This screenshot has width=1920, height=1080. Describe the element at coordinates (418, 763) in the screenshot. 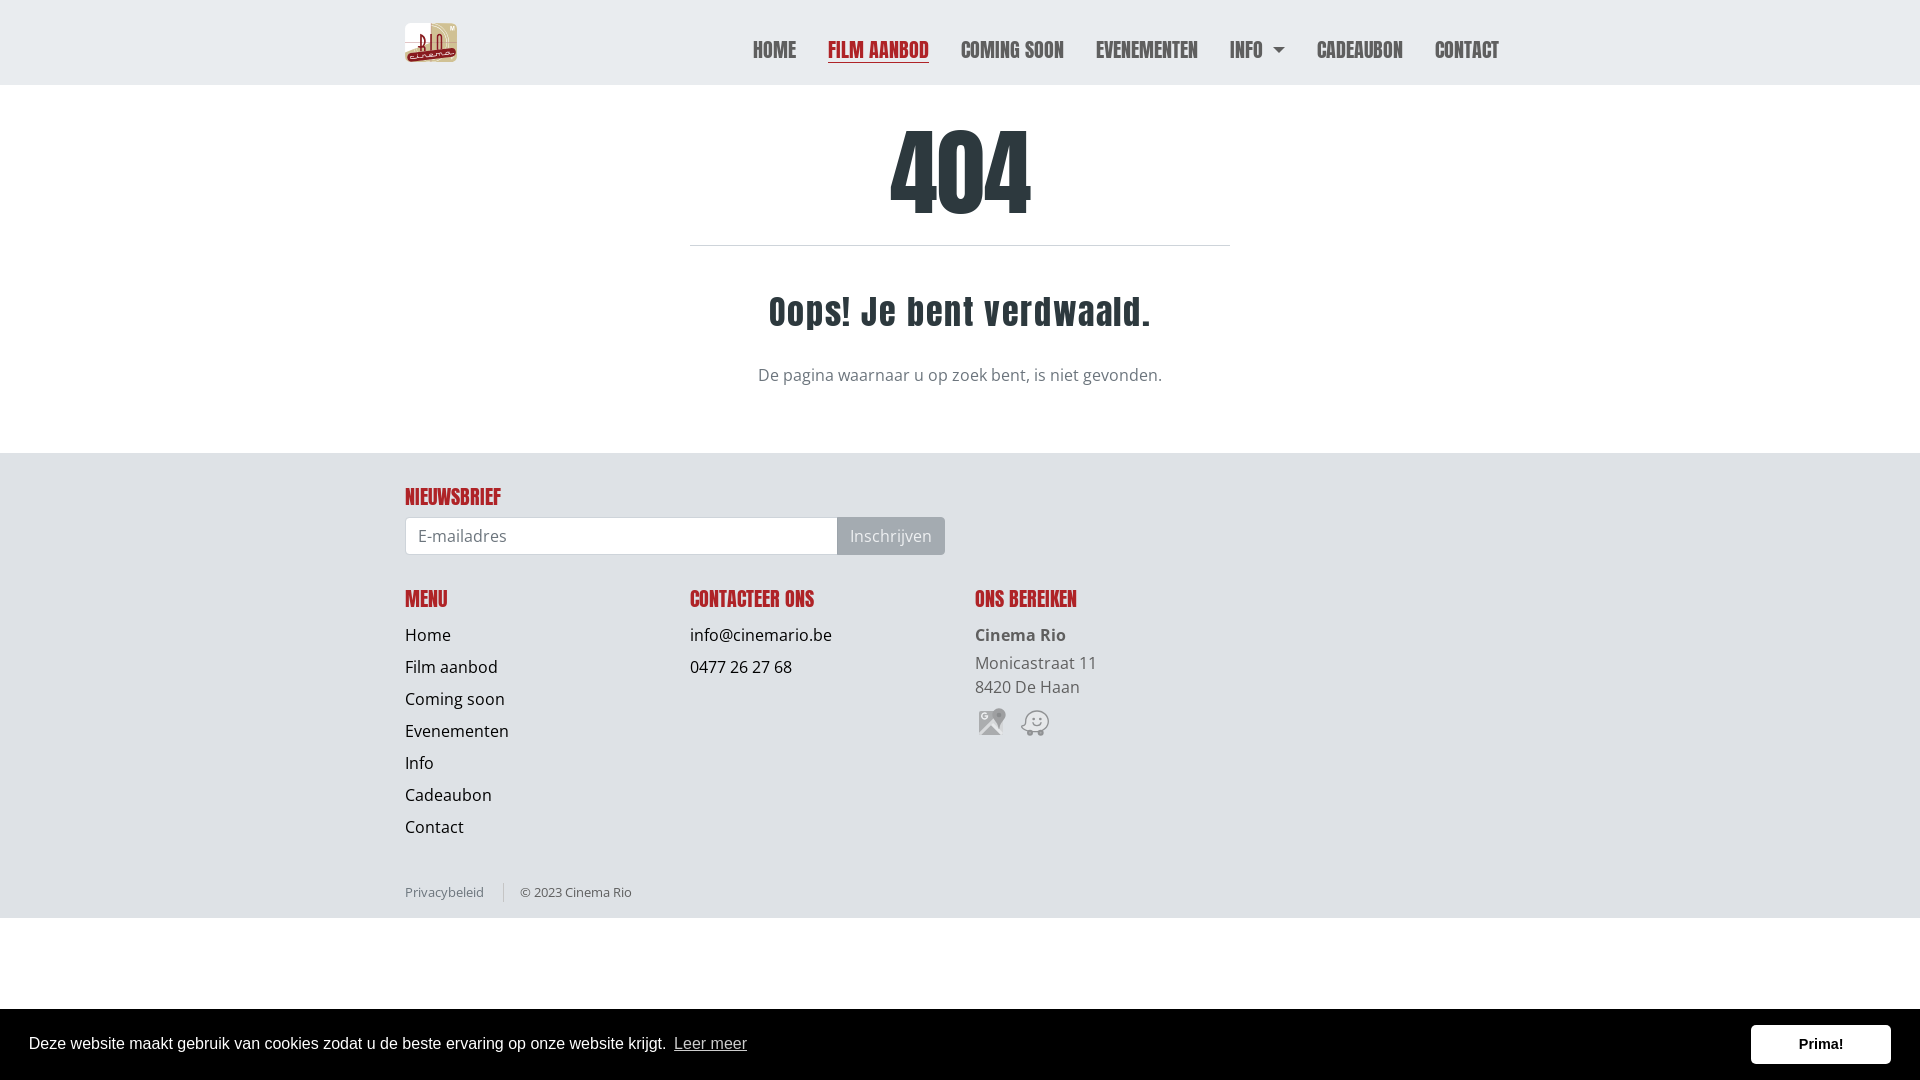

I see `'Info'` at that location.